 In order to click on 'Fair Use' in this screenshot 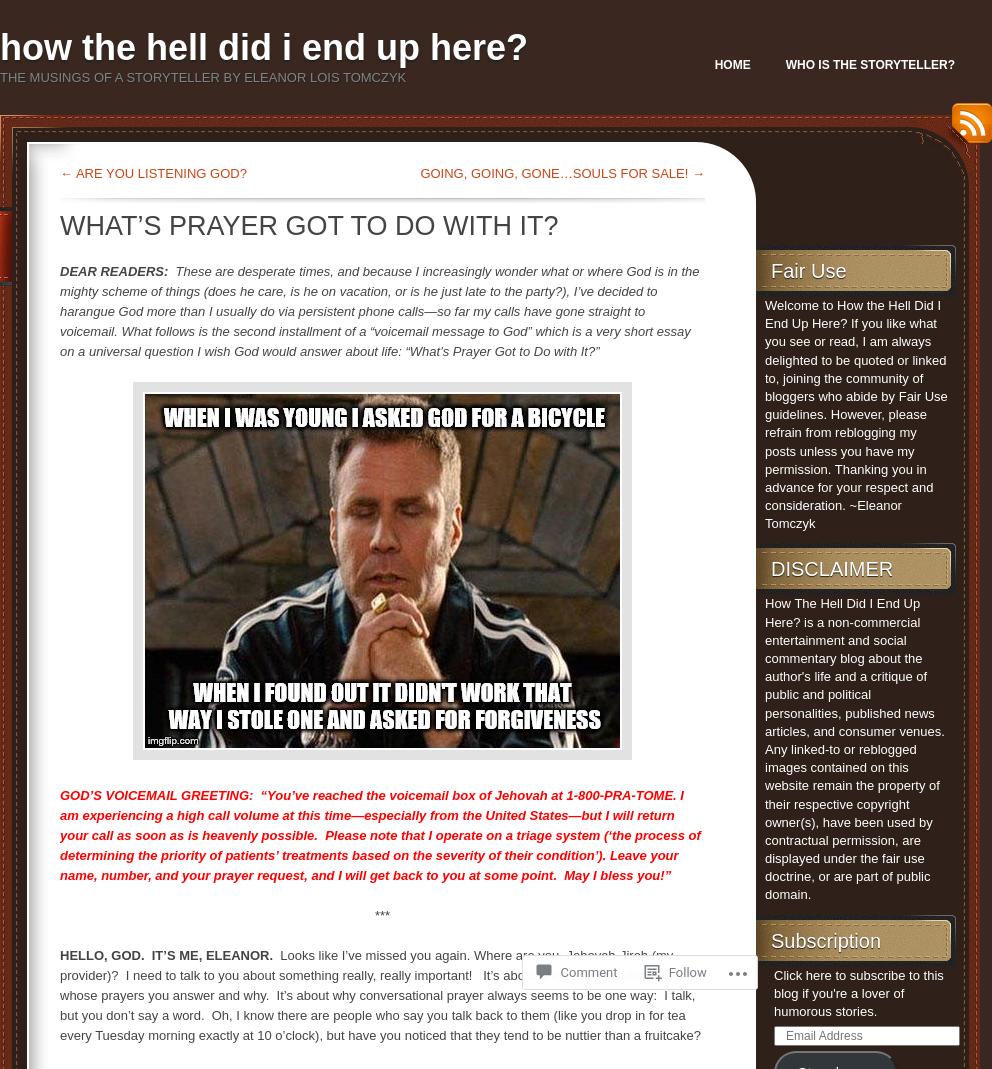, I will do `click(769, 269)`.